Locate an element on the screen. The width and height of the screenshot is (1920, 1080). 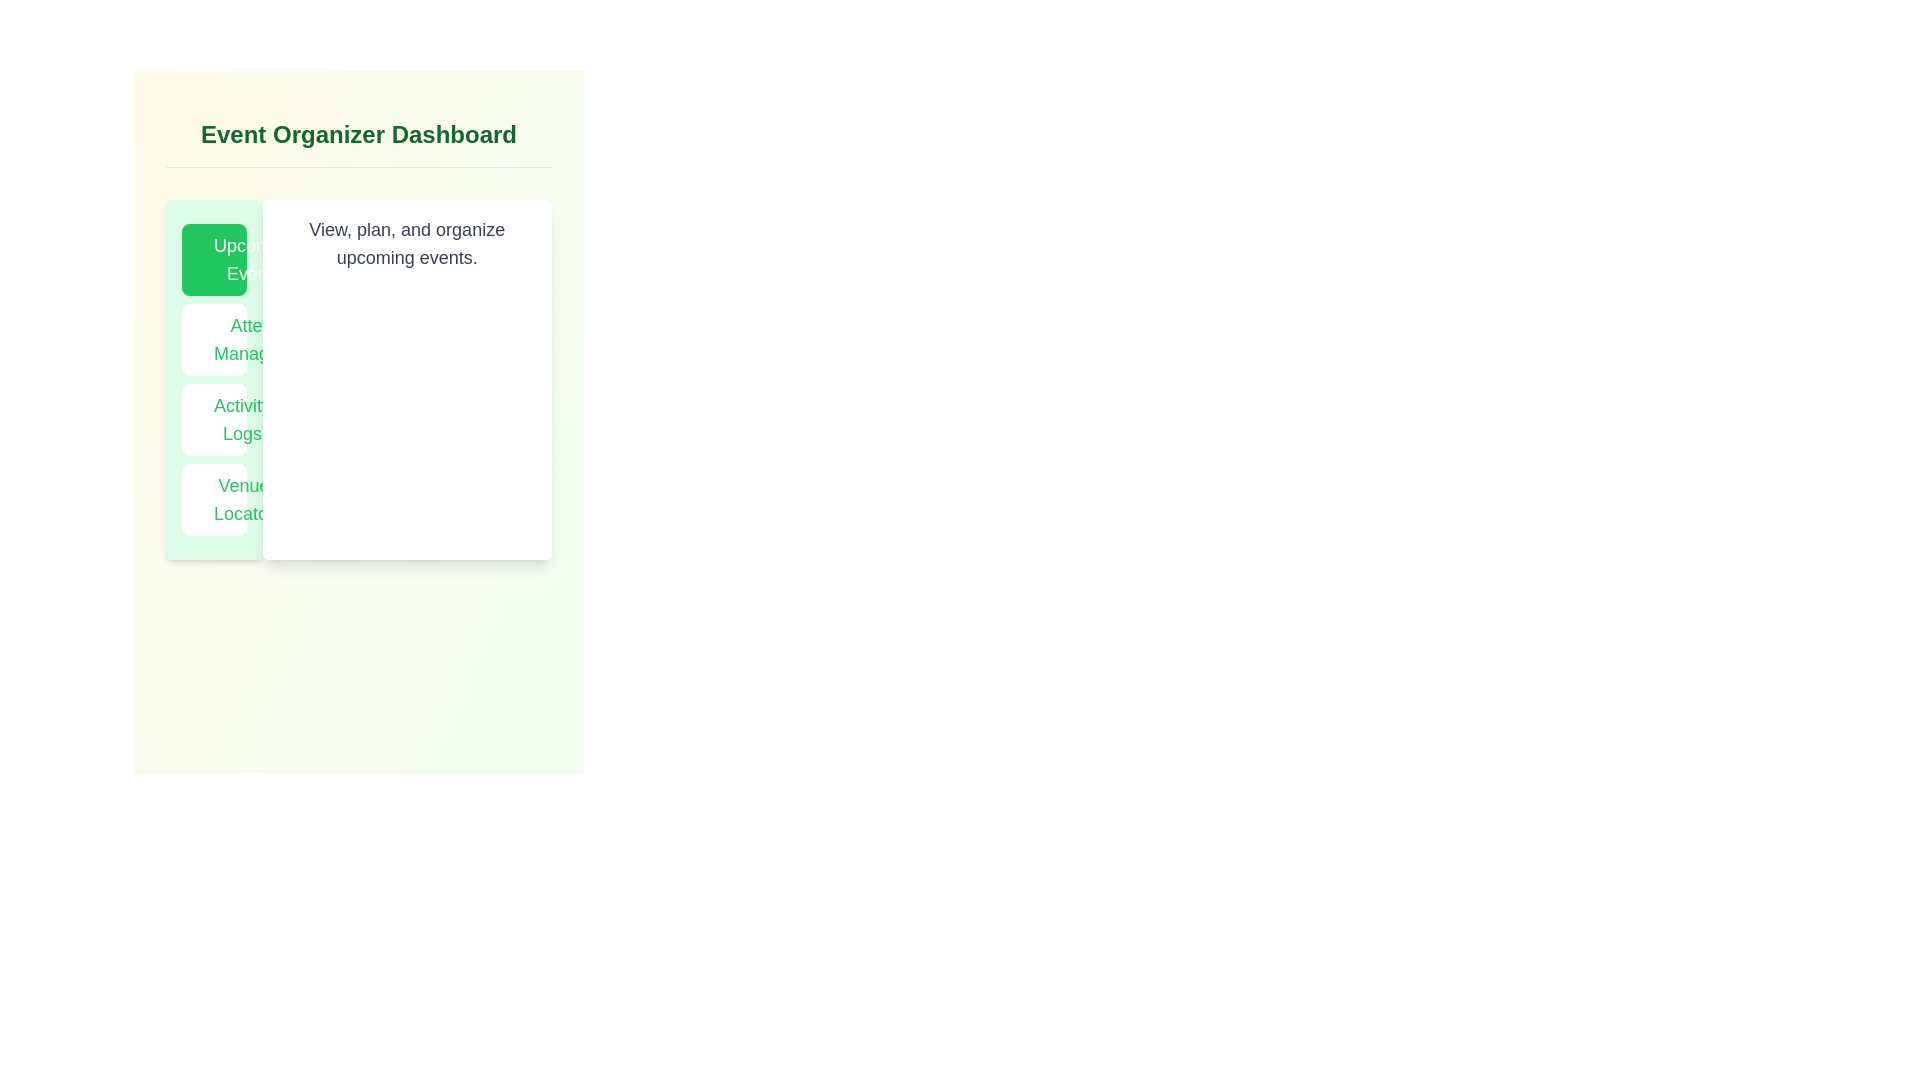
the Upcoming Events tab to navigate to its content is located at coordinates (214, 258).